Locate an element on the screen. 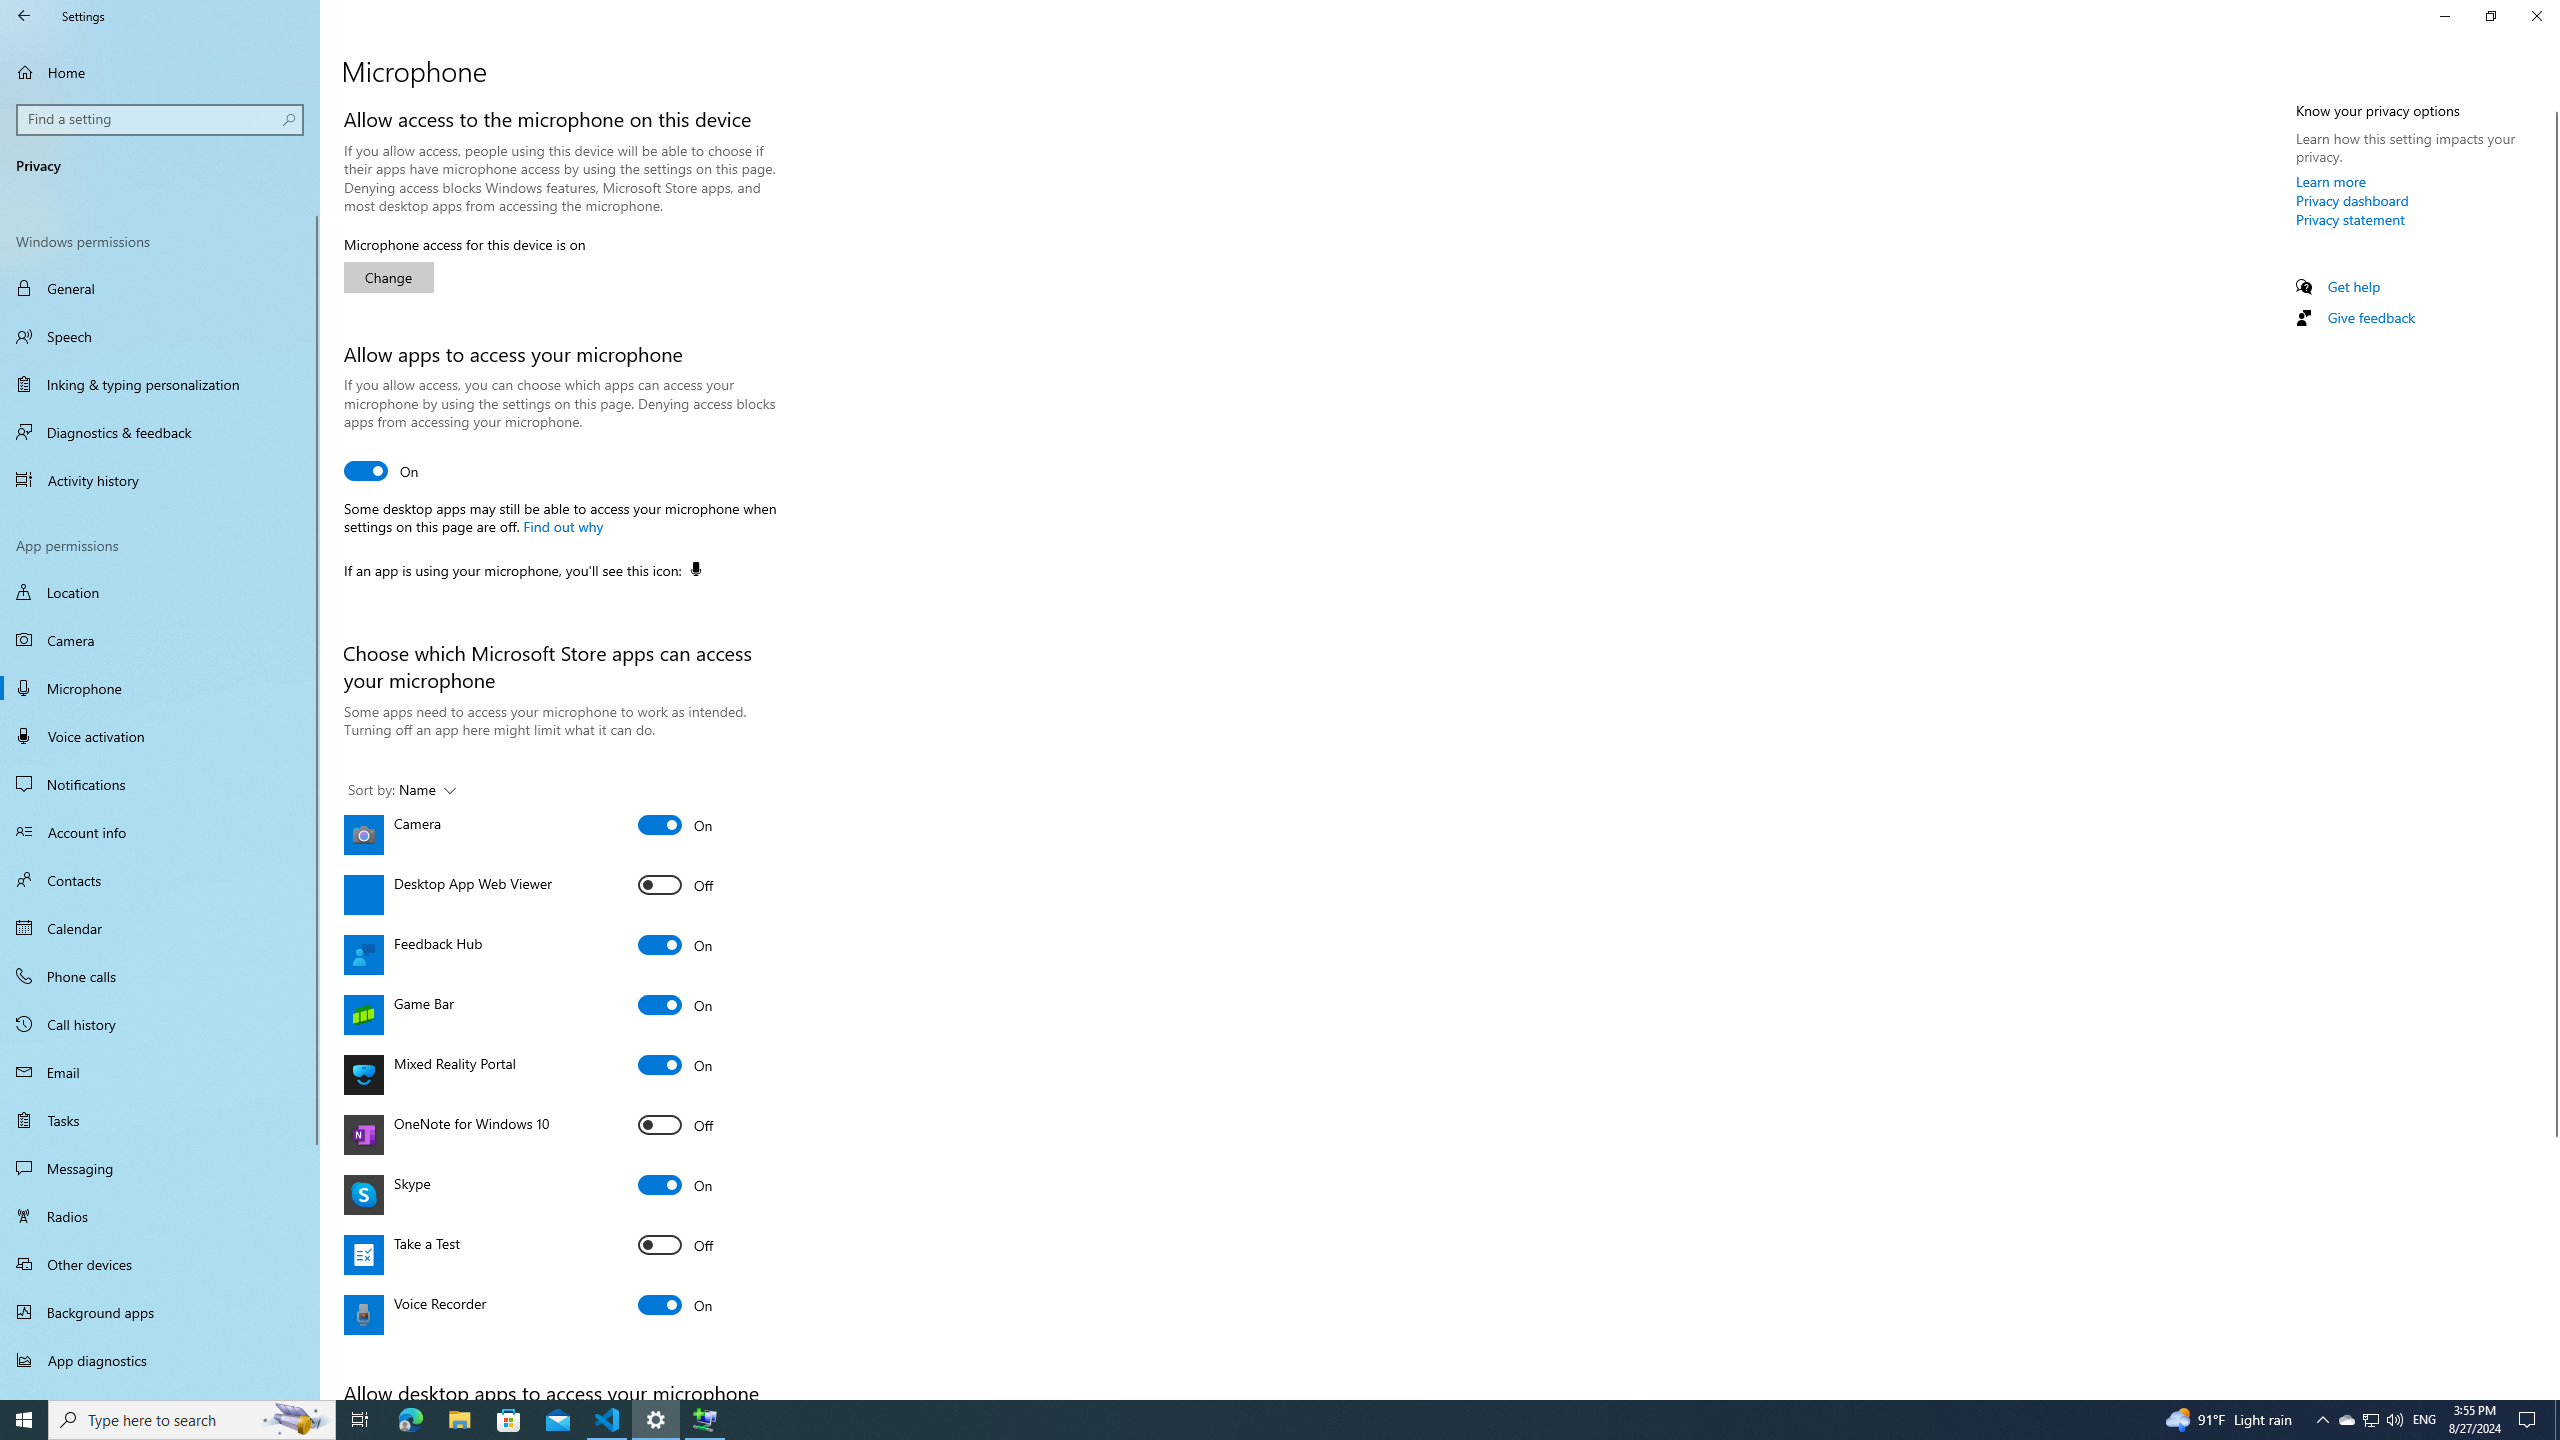 This screenshot has width=2560, height=1440. 'Privacy statement' is located at coordinates (2349, 218).